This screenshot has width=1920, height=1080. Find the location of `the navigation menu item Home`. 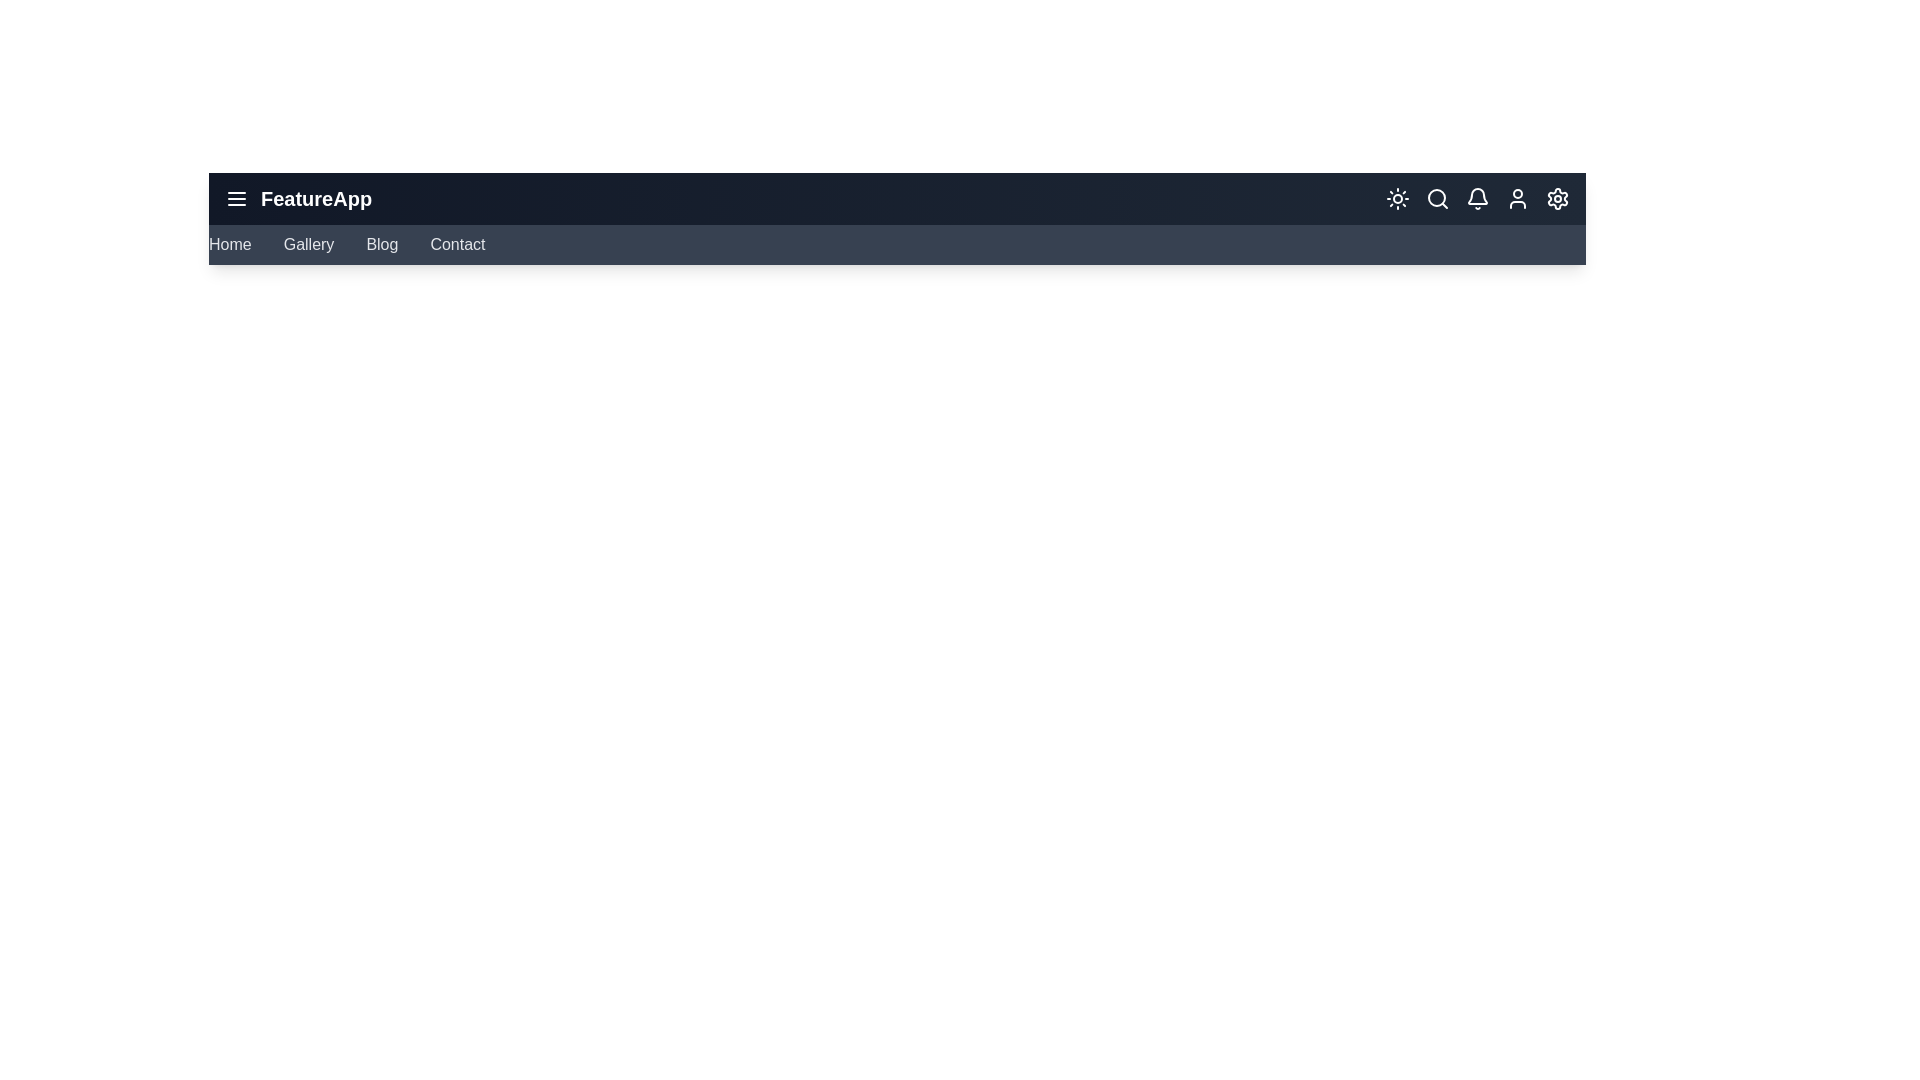

the navigation menu item Home is located at coordinates (230, 244).